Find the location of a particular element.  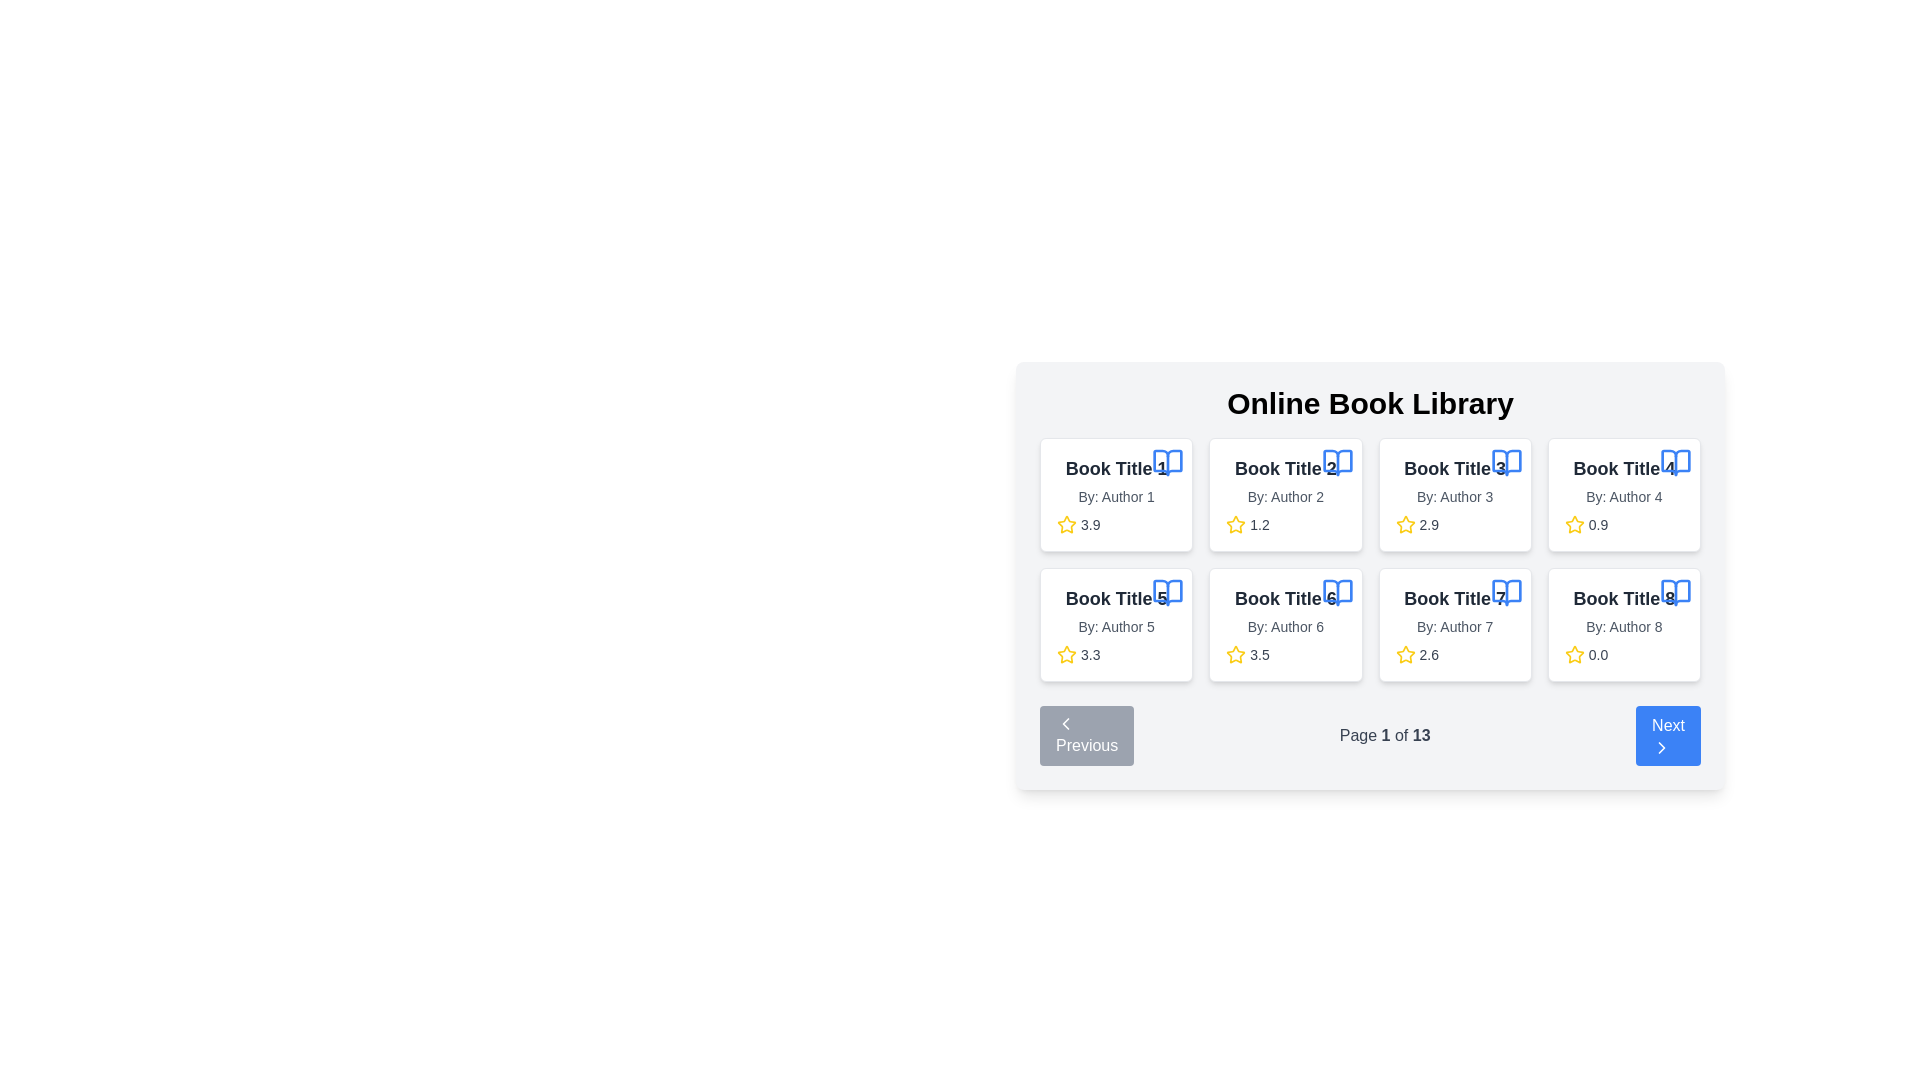

the 'Next' button which is a rectangular button with rounded edges, styled with a blue background and white text, positioned to the right of the pagination text 'Page 1 of 13' is located at coordinates (1668, 736).